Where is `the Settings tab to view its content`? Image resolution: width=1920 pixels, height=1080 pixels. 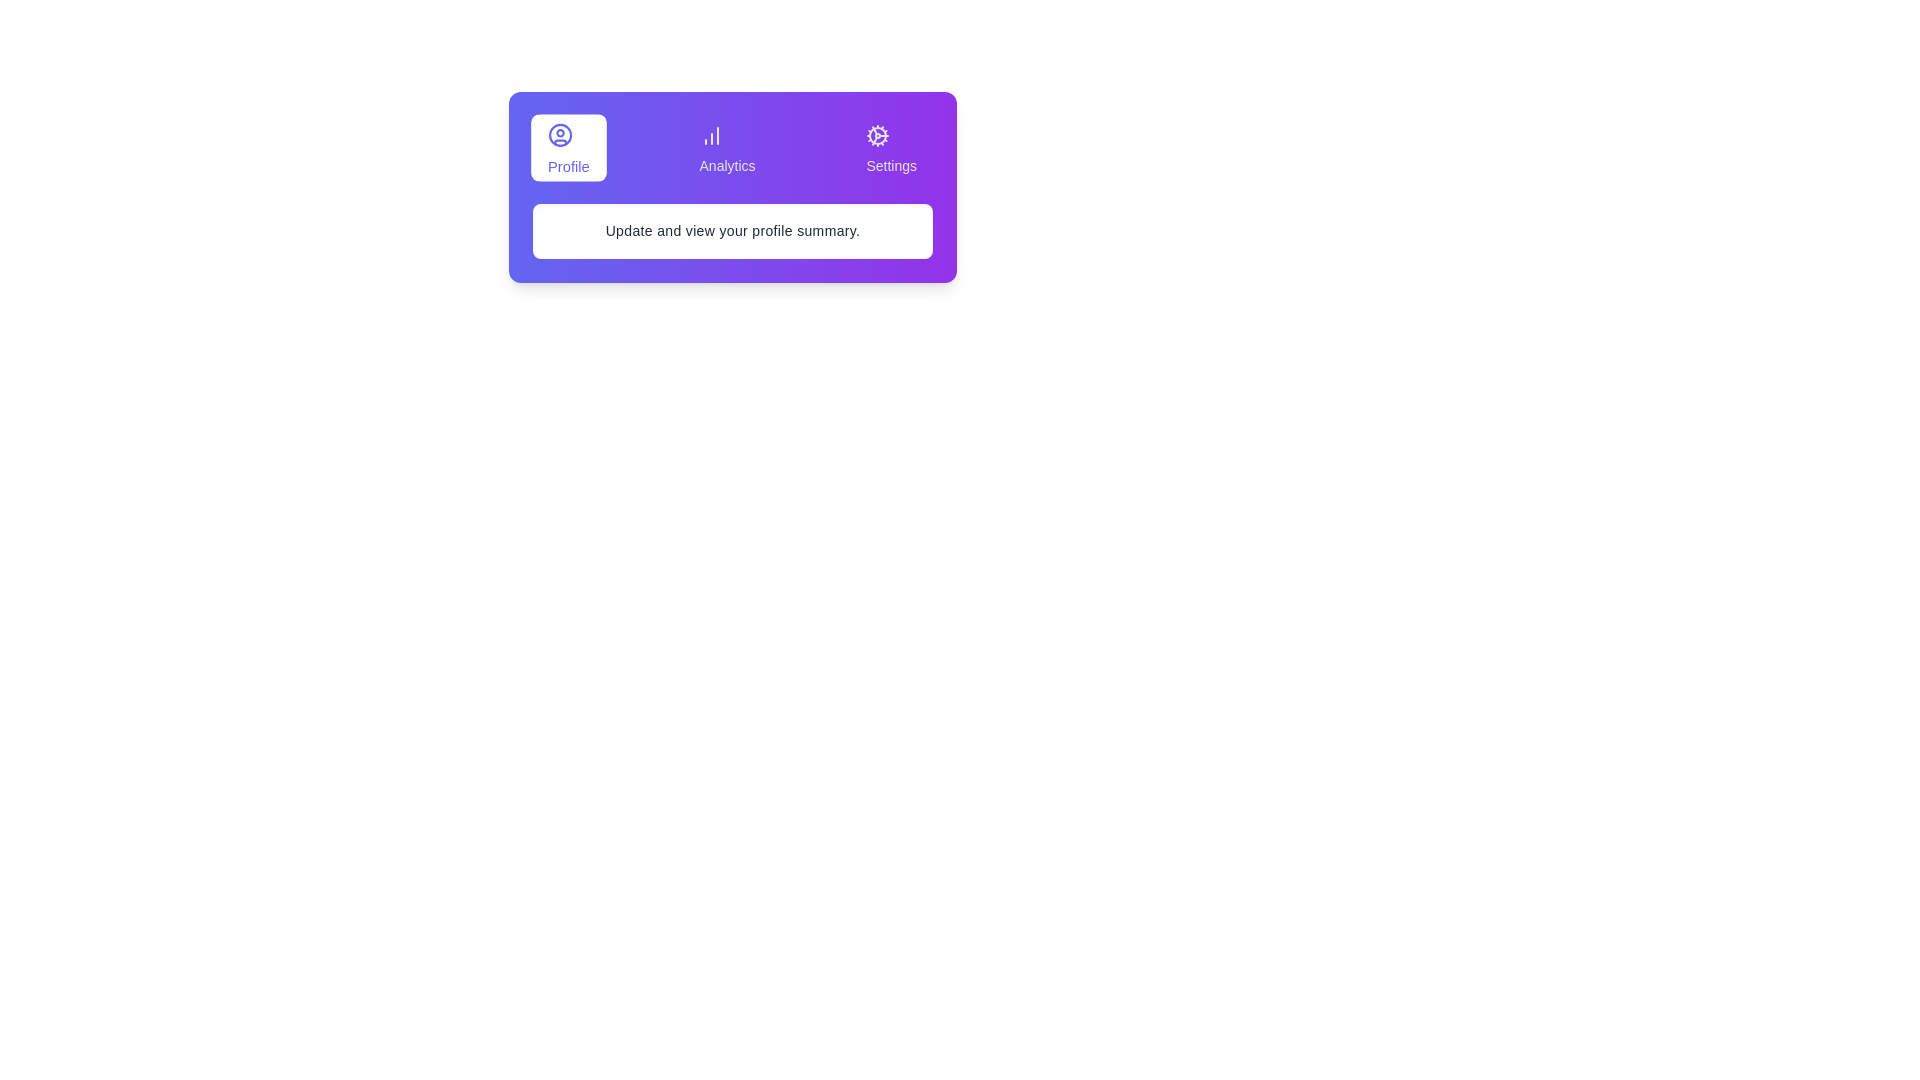 the Settings tab to view its content is located at coordinates (890, 146).